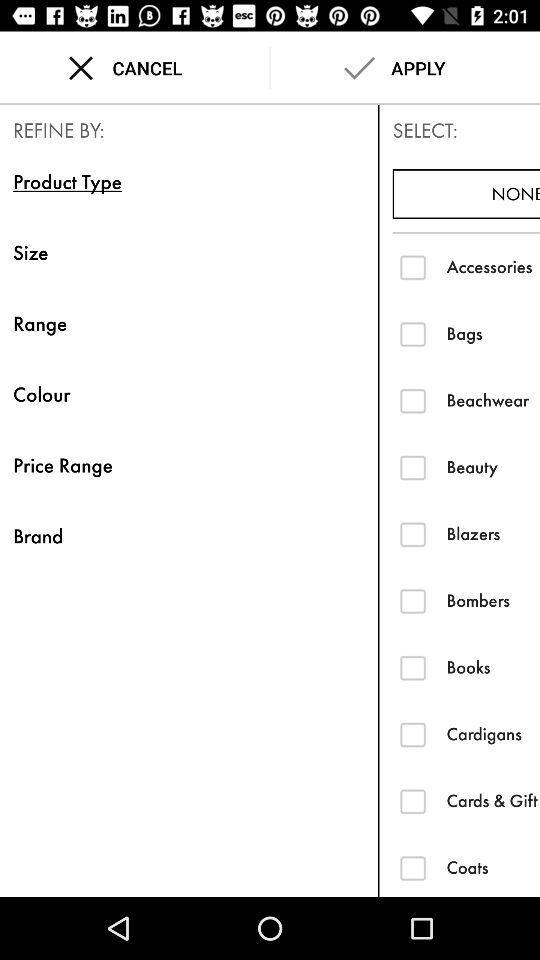 This screenshot has height=960, width=540. I want to click on the icon above blazers, so click(492, 467).